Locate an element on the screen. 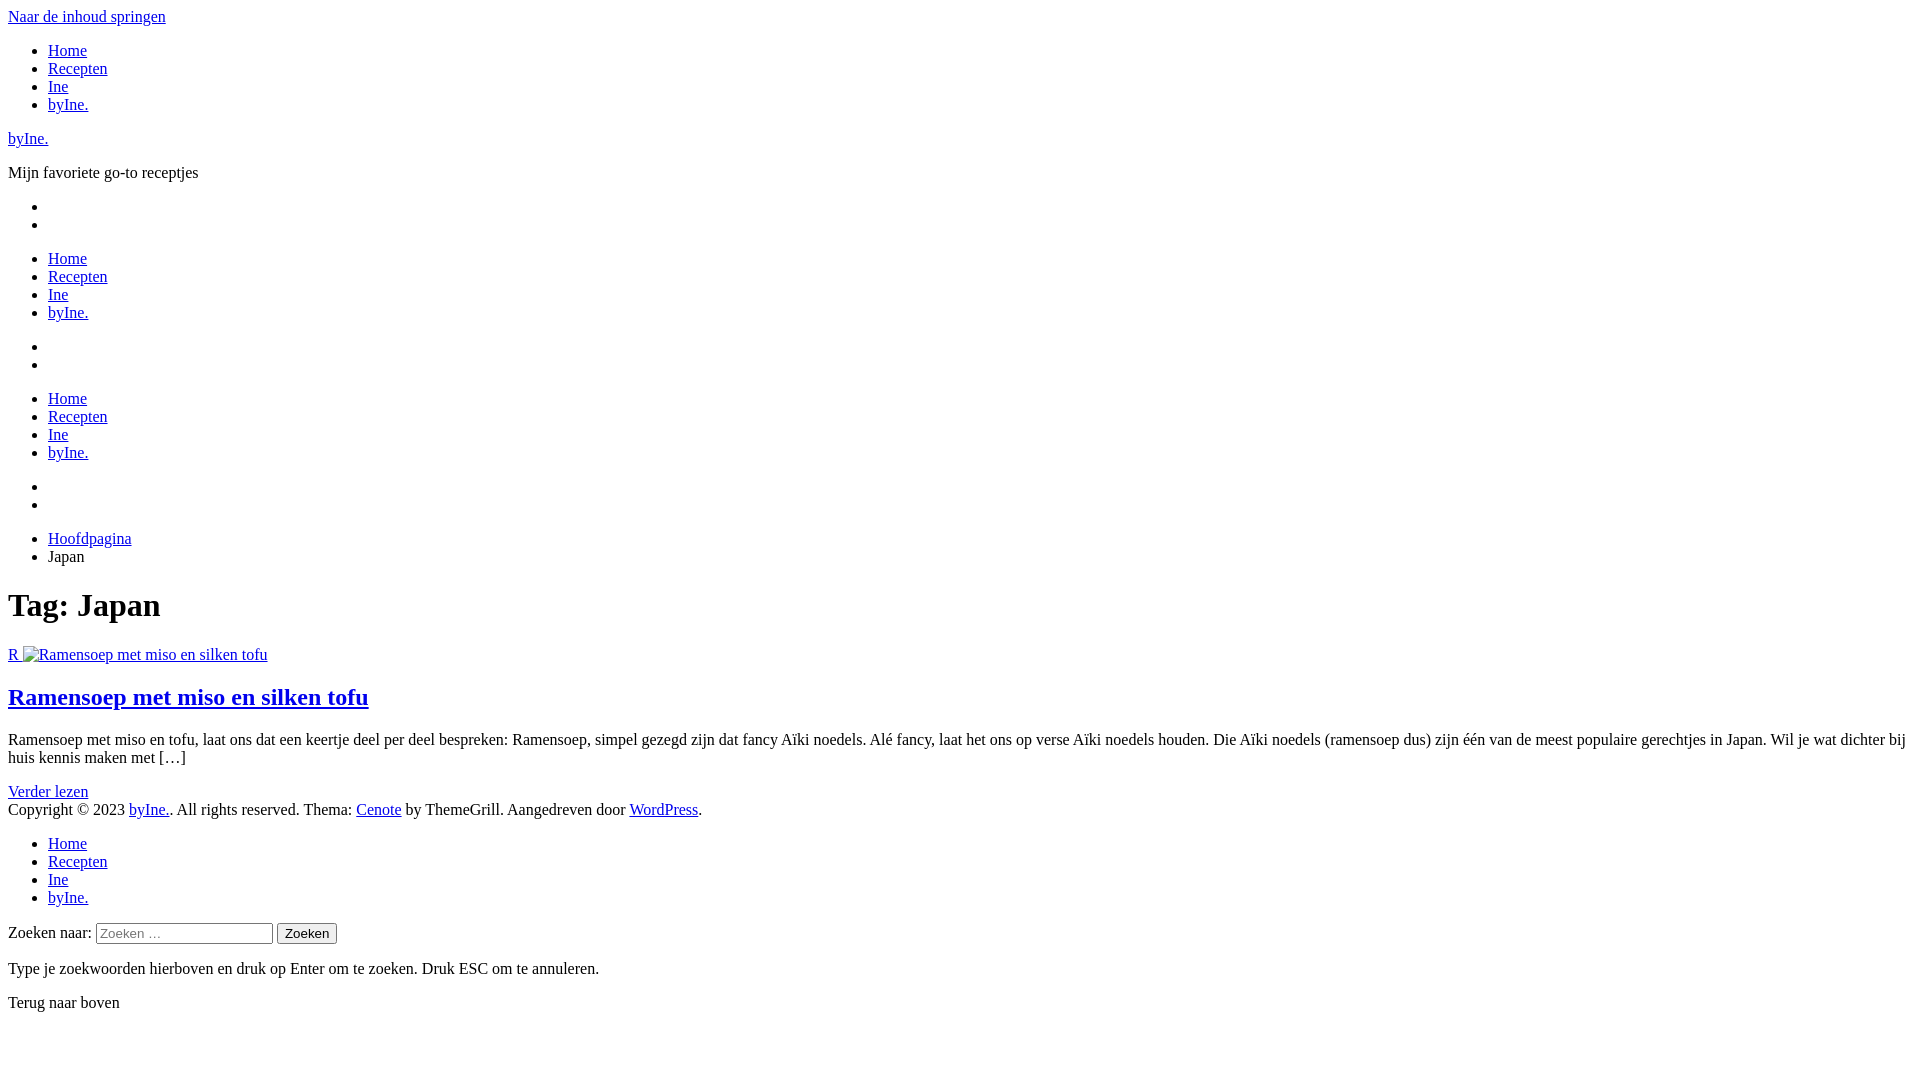 This screenshot has width=1920, height=1080. 'Home' is located at coordinates (67, 257).